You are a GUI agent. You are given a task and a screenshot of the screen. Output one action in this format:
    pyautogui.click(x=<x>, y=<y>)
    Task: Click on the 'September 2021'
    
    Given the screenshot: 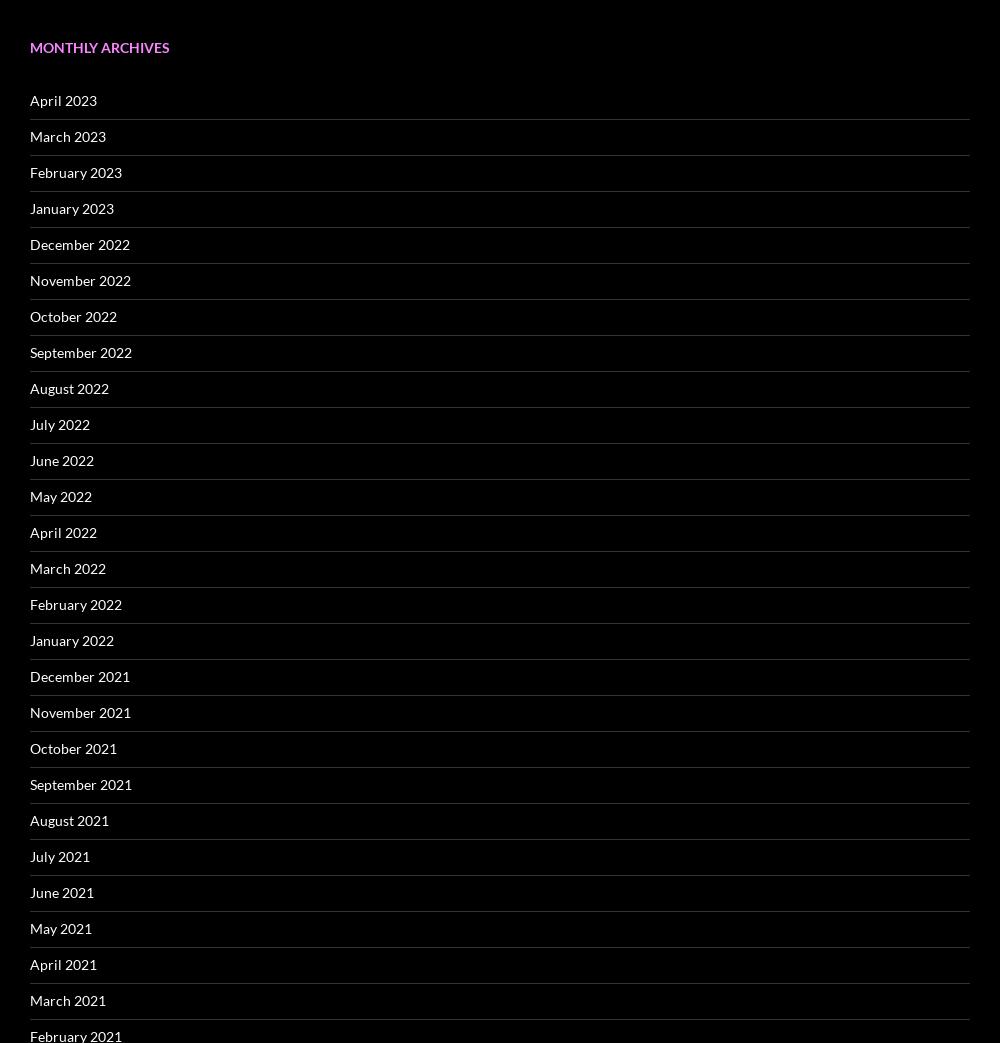 What is the action you would take?
    pyautogui.click(x=80, y=783)
    